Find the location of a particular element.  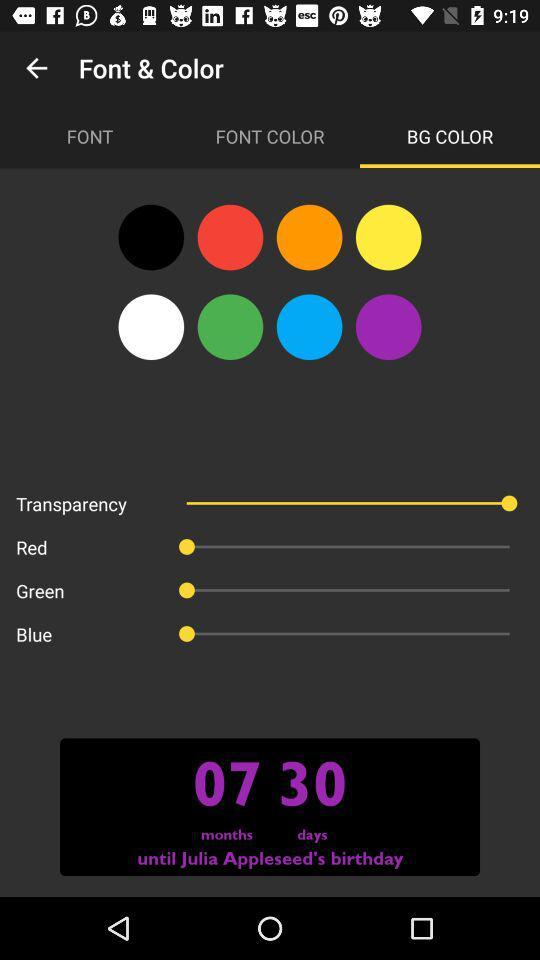

the avatar icon is located at coordinates (229, 237).